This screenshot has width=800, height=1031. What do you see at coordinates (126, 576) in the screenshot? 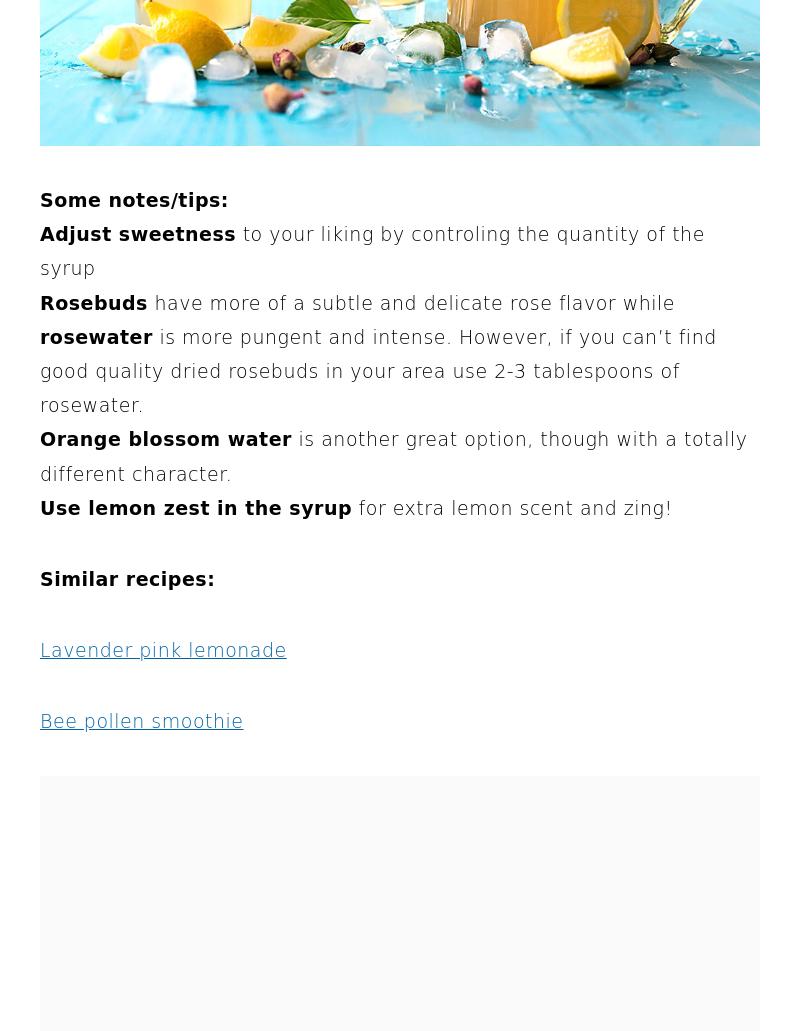
I see `'Similar recipes:'` at bounding box center [126, 576].